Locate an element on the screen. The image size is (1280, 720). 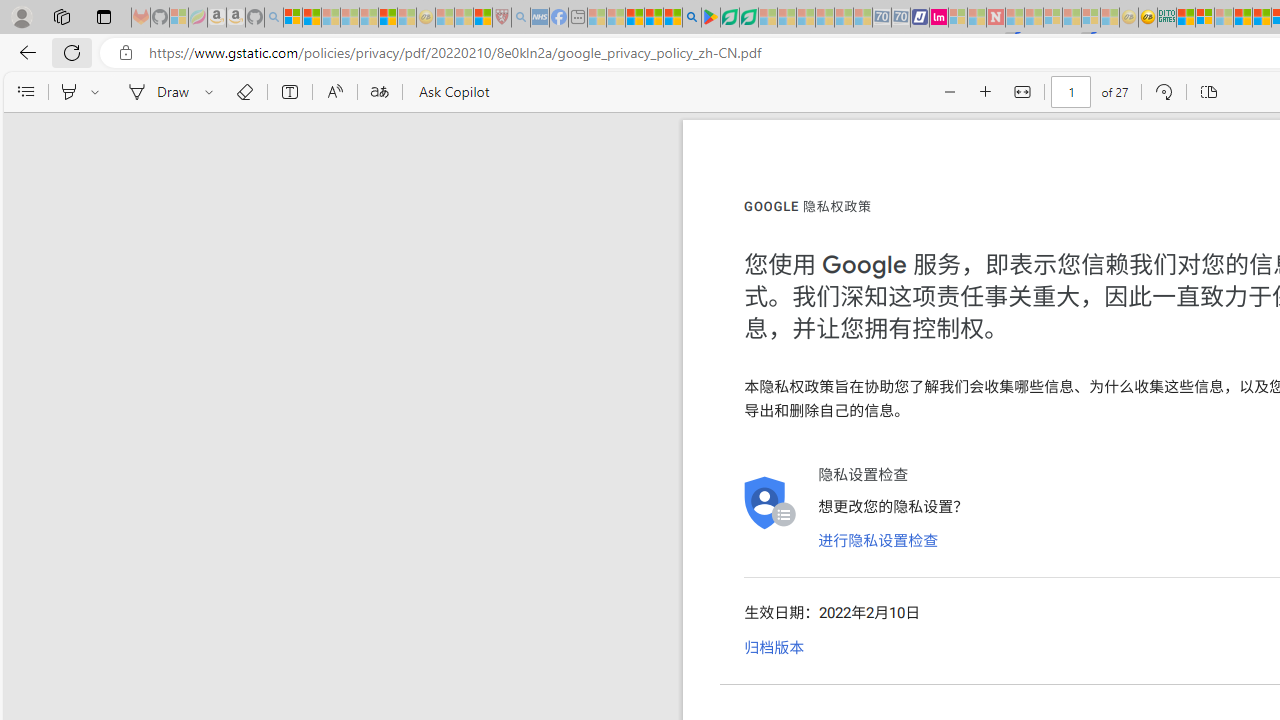
'Kinda Frugal - MSN' is located at coordinates (1261, 17).